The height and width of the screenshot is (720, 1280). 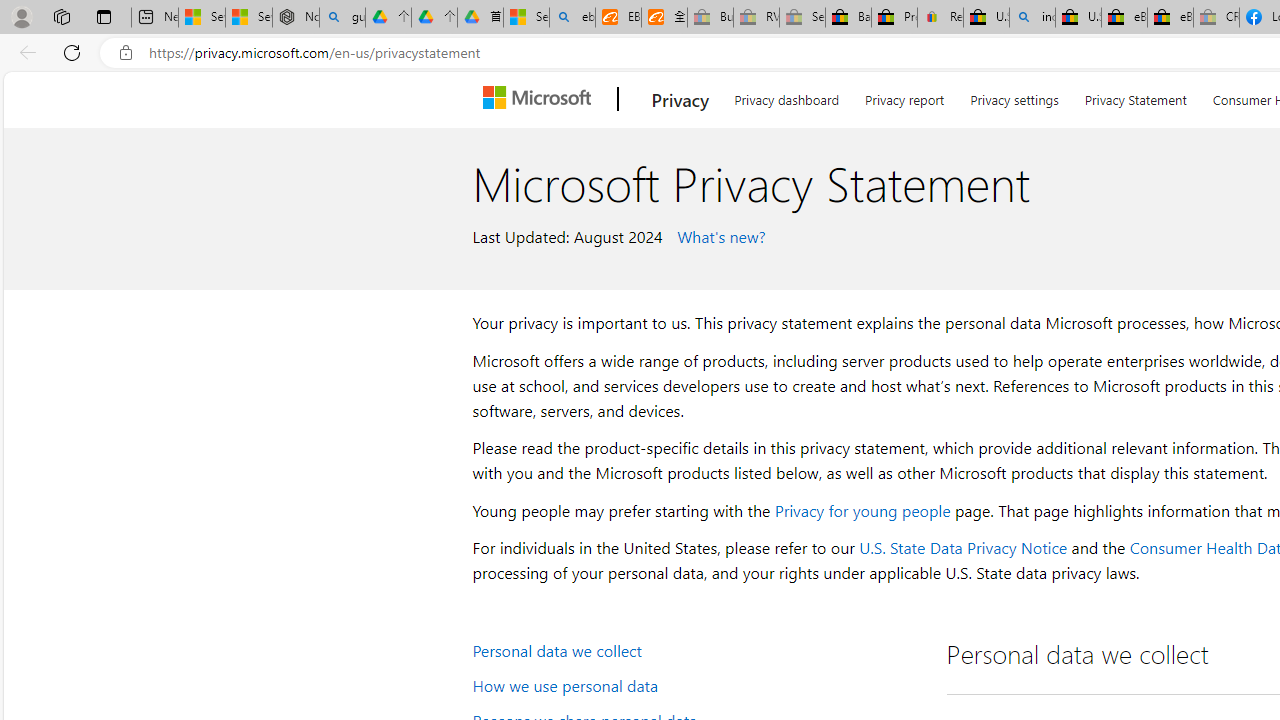 What do you see at coordinates (963, 547) in the screenshot?
I see `'U.S. State Data Privacy Notice'` at bounding box center [963, 547].